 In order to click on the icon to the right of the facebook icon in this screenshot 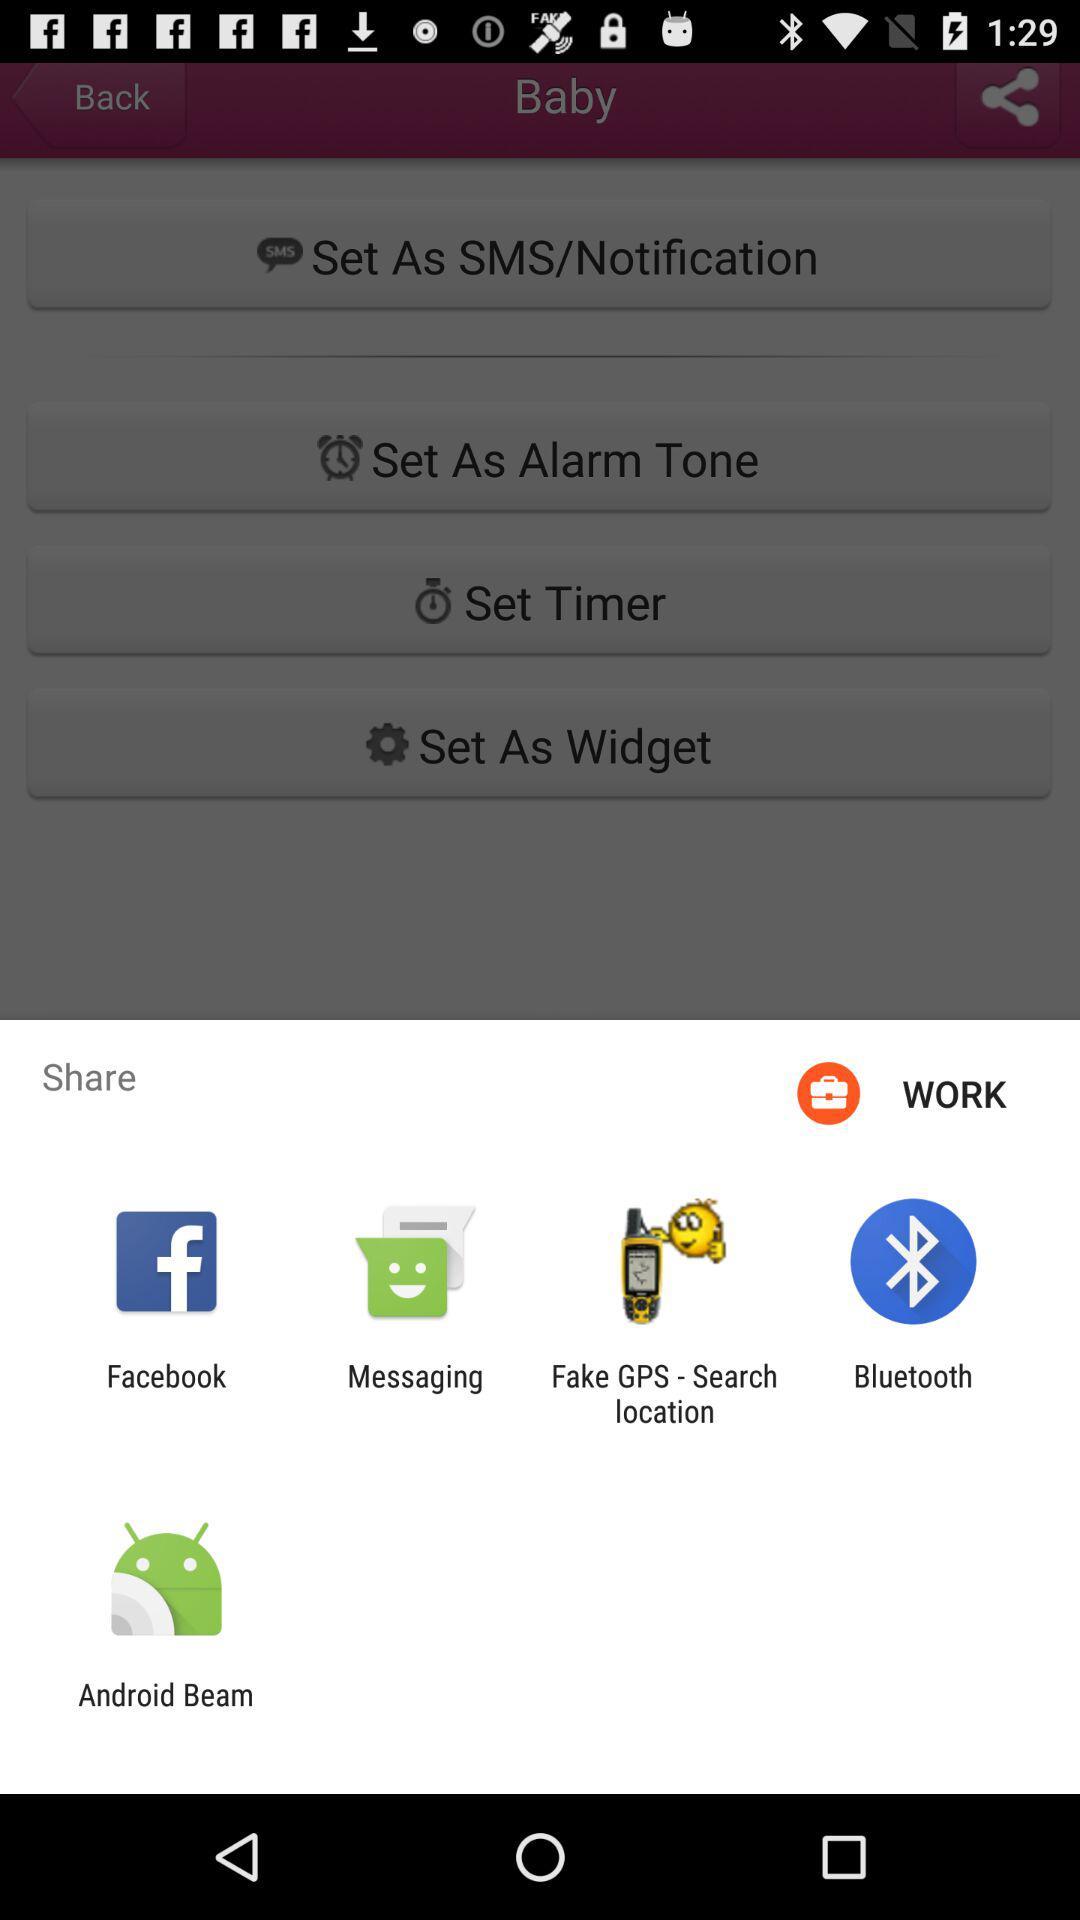, I will do `click(414, 1392)`.